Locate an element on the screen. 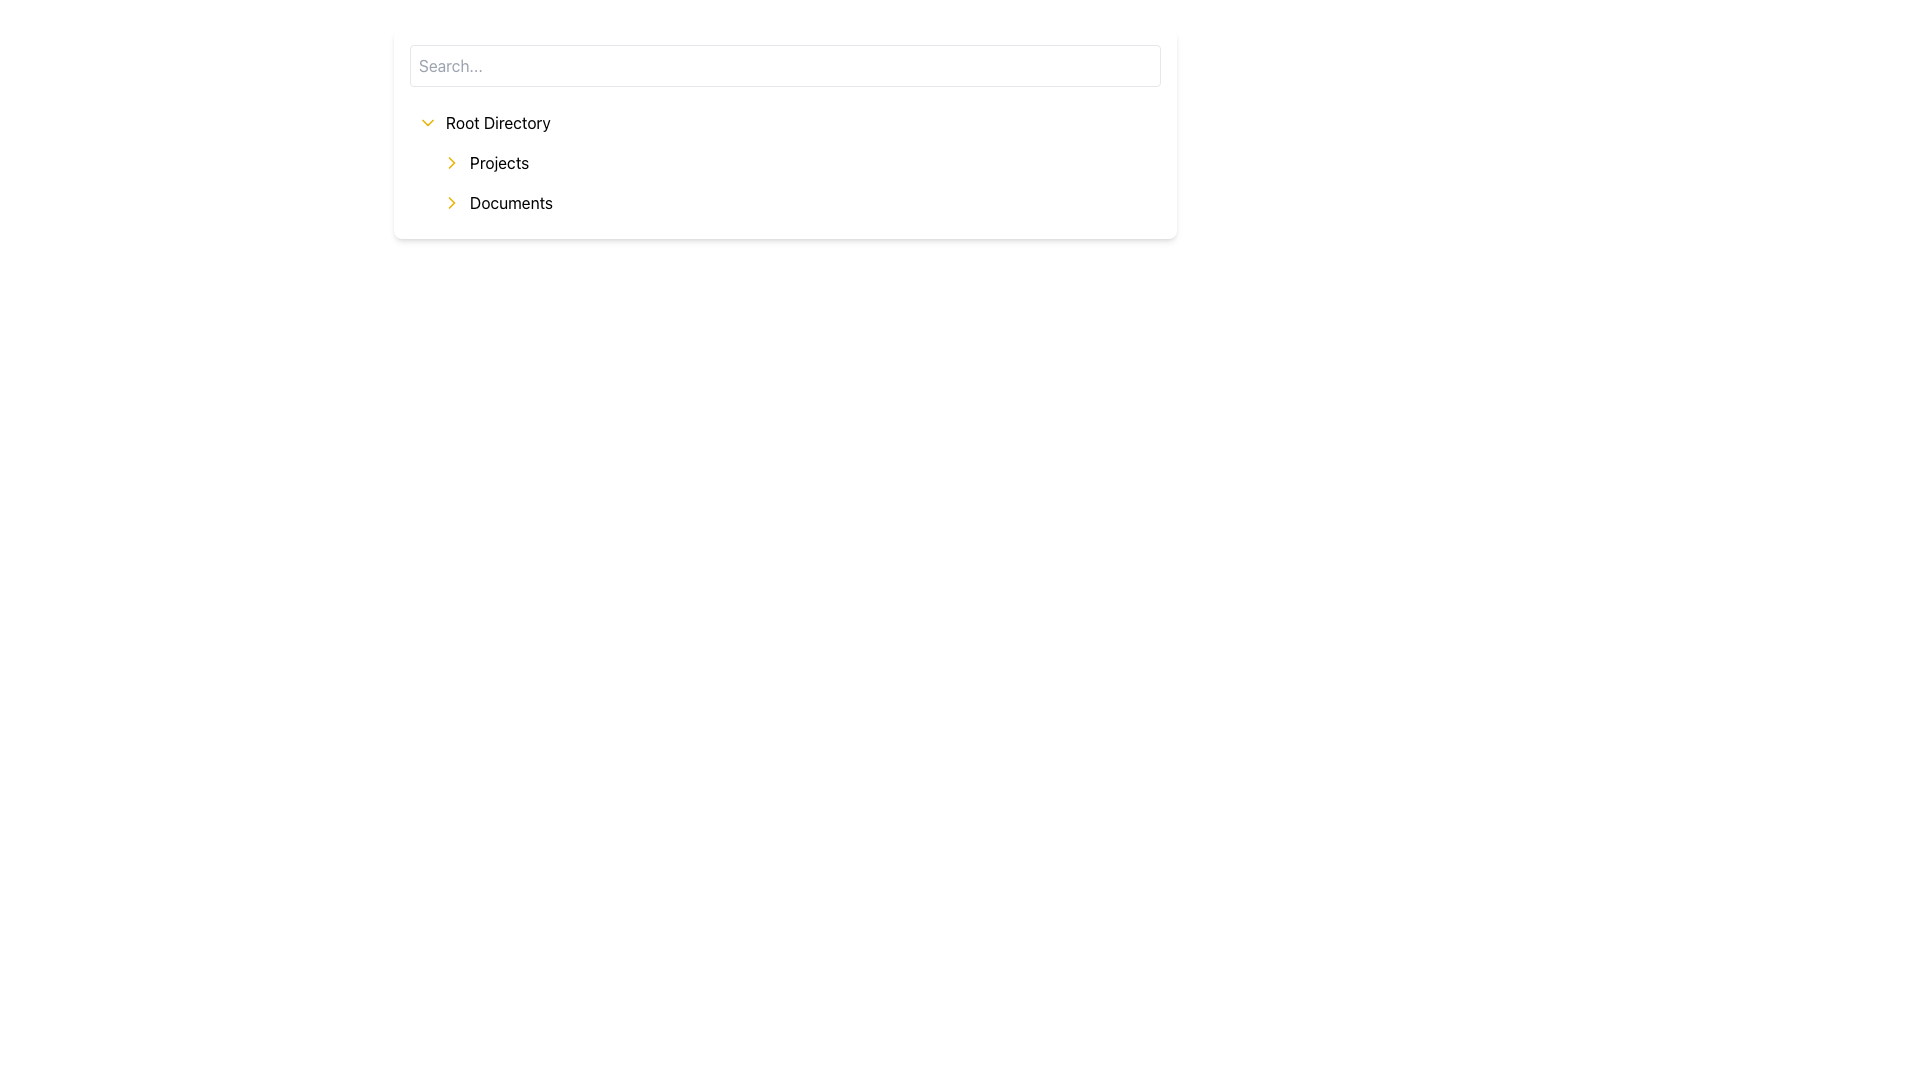  the text label representing the name of the top-level directory is located at coordinates (498, 123).